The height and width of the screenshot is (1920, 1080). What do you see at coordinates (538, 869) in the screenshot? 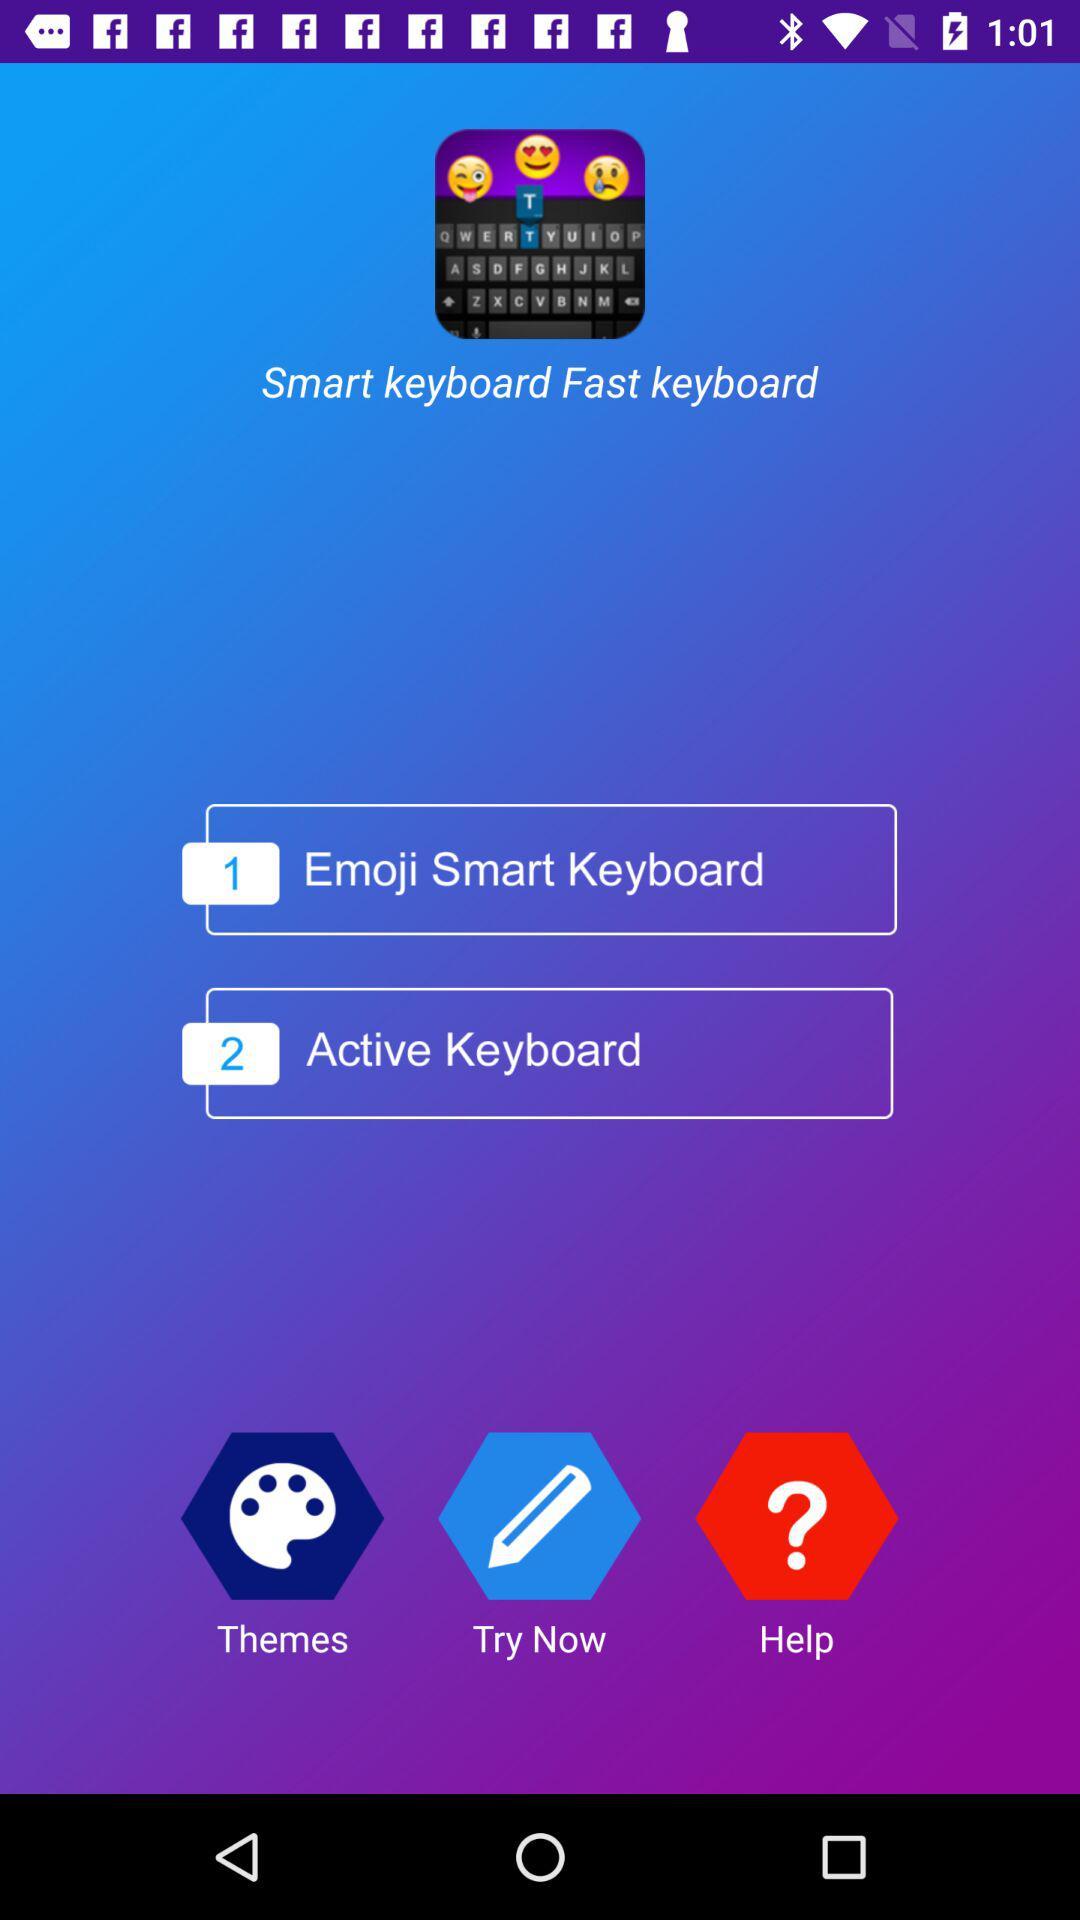
I see `emoji smart keyboard` at bounding box center [538, 869].